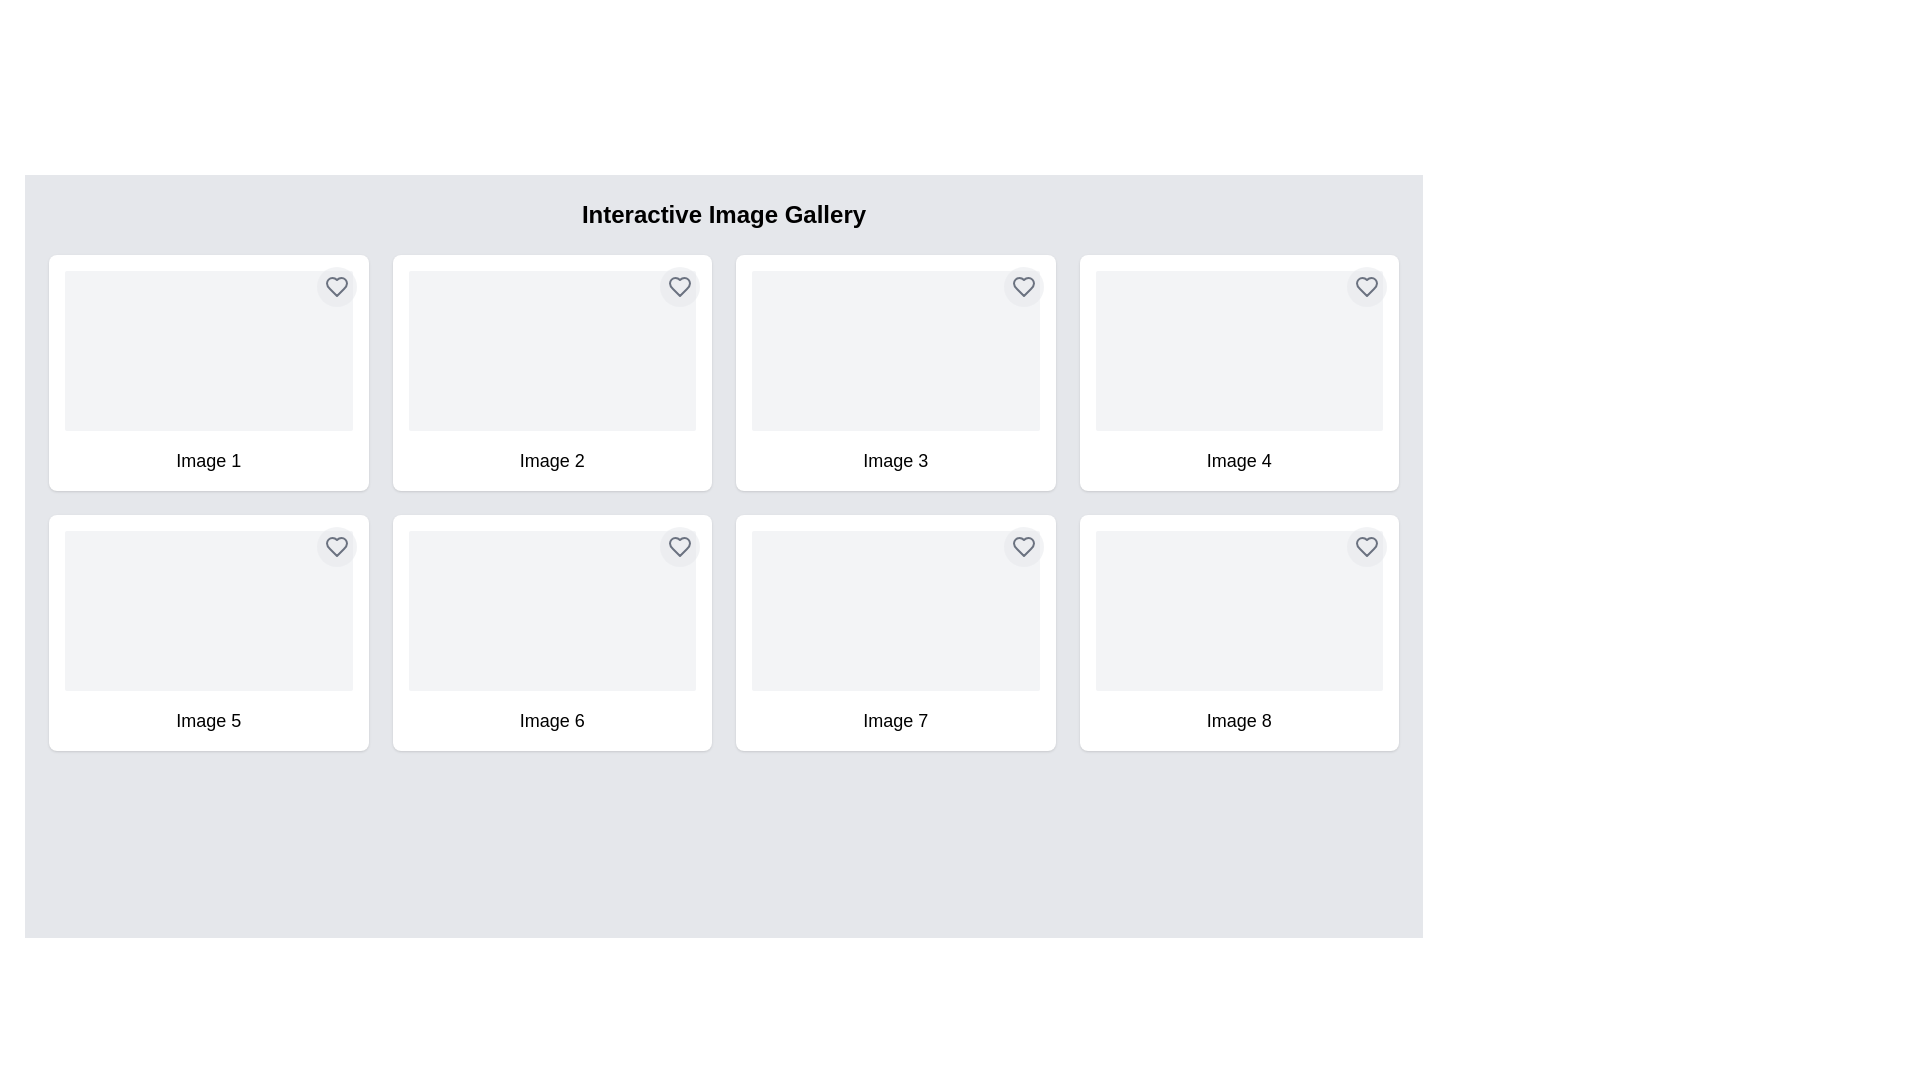  Describe the element at coordinates (1366, 547) in the screenshot. I see `the heart icon located at the top-right corner of the 'Image 8' thumbnail` at that location.